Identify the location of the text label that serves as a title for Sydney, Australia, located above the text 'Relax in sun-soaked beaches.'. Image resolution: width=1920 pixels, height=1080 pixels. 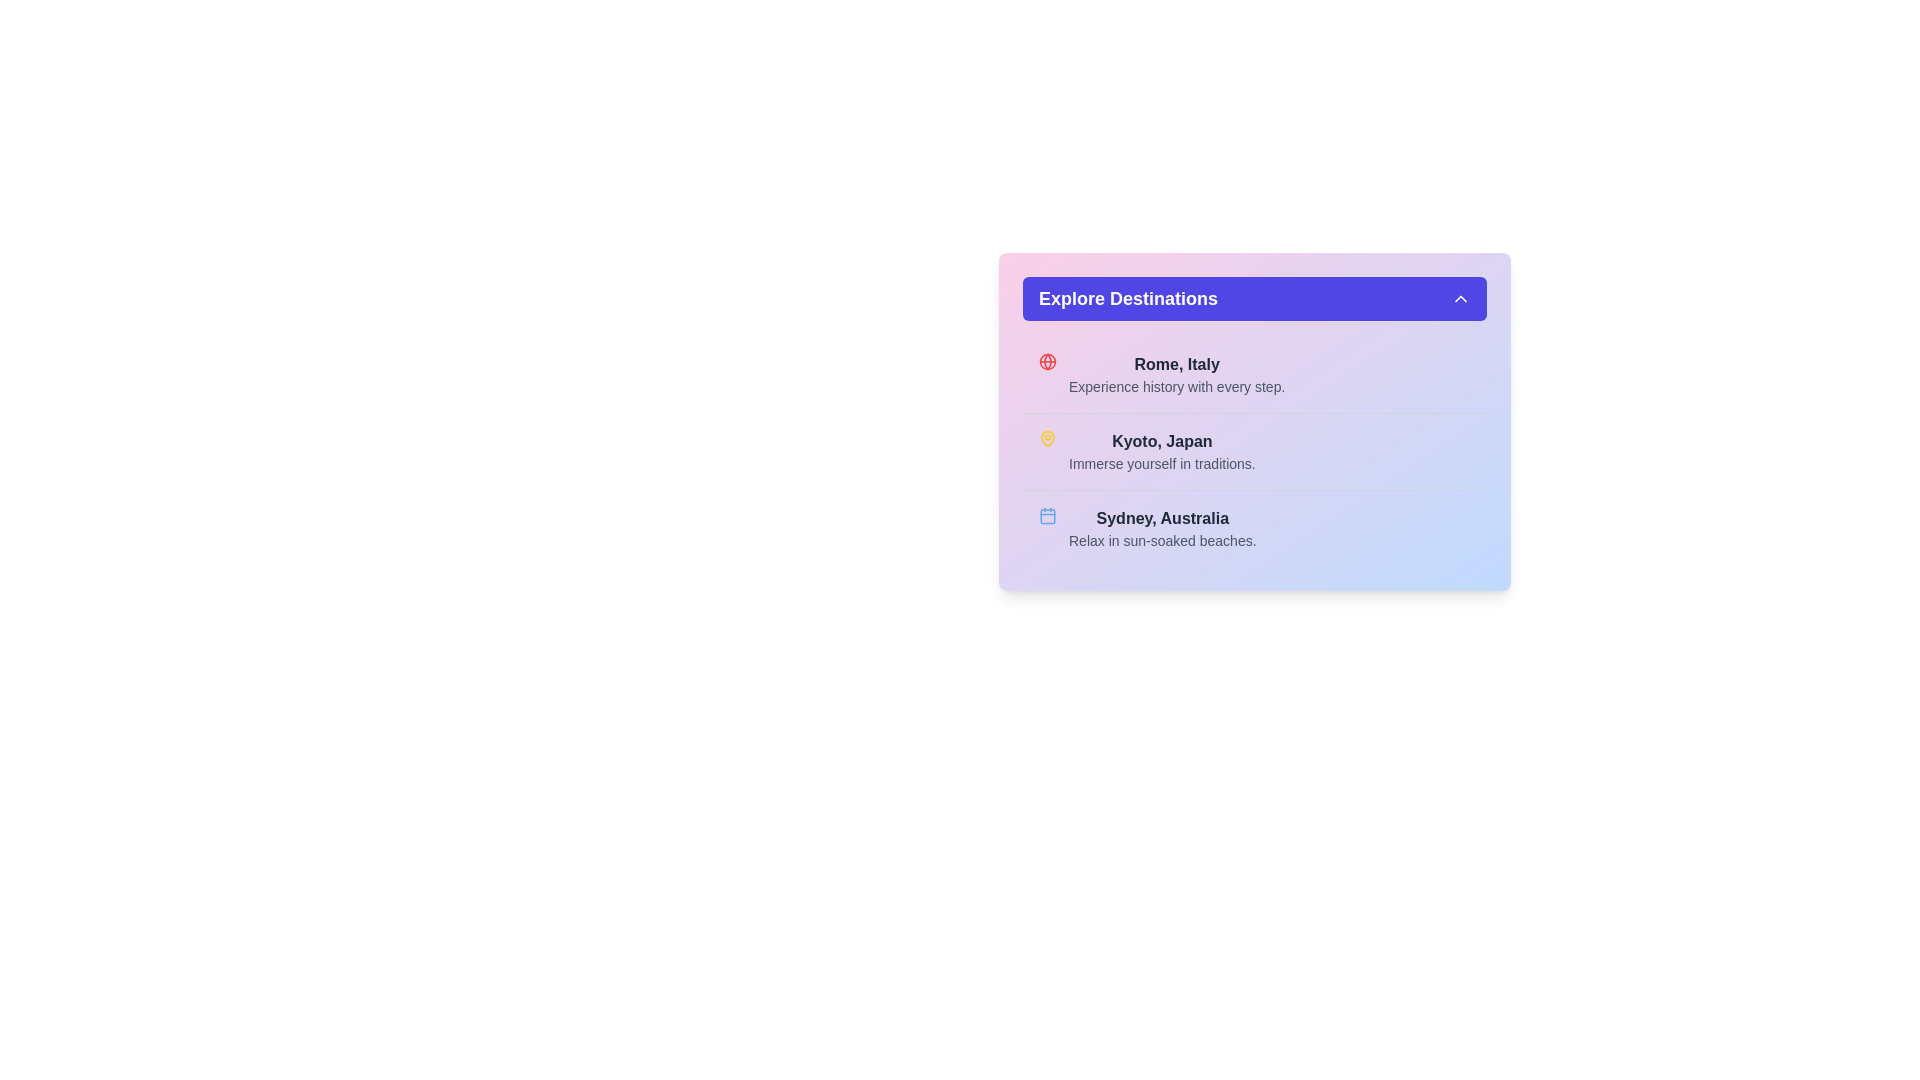
(1162, 518).